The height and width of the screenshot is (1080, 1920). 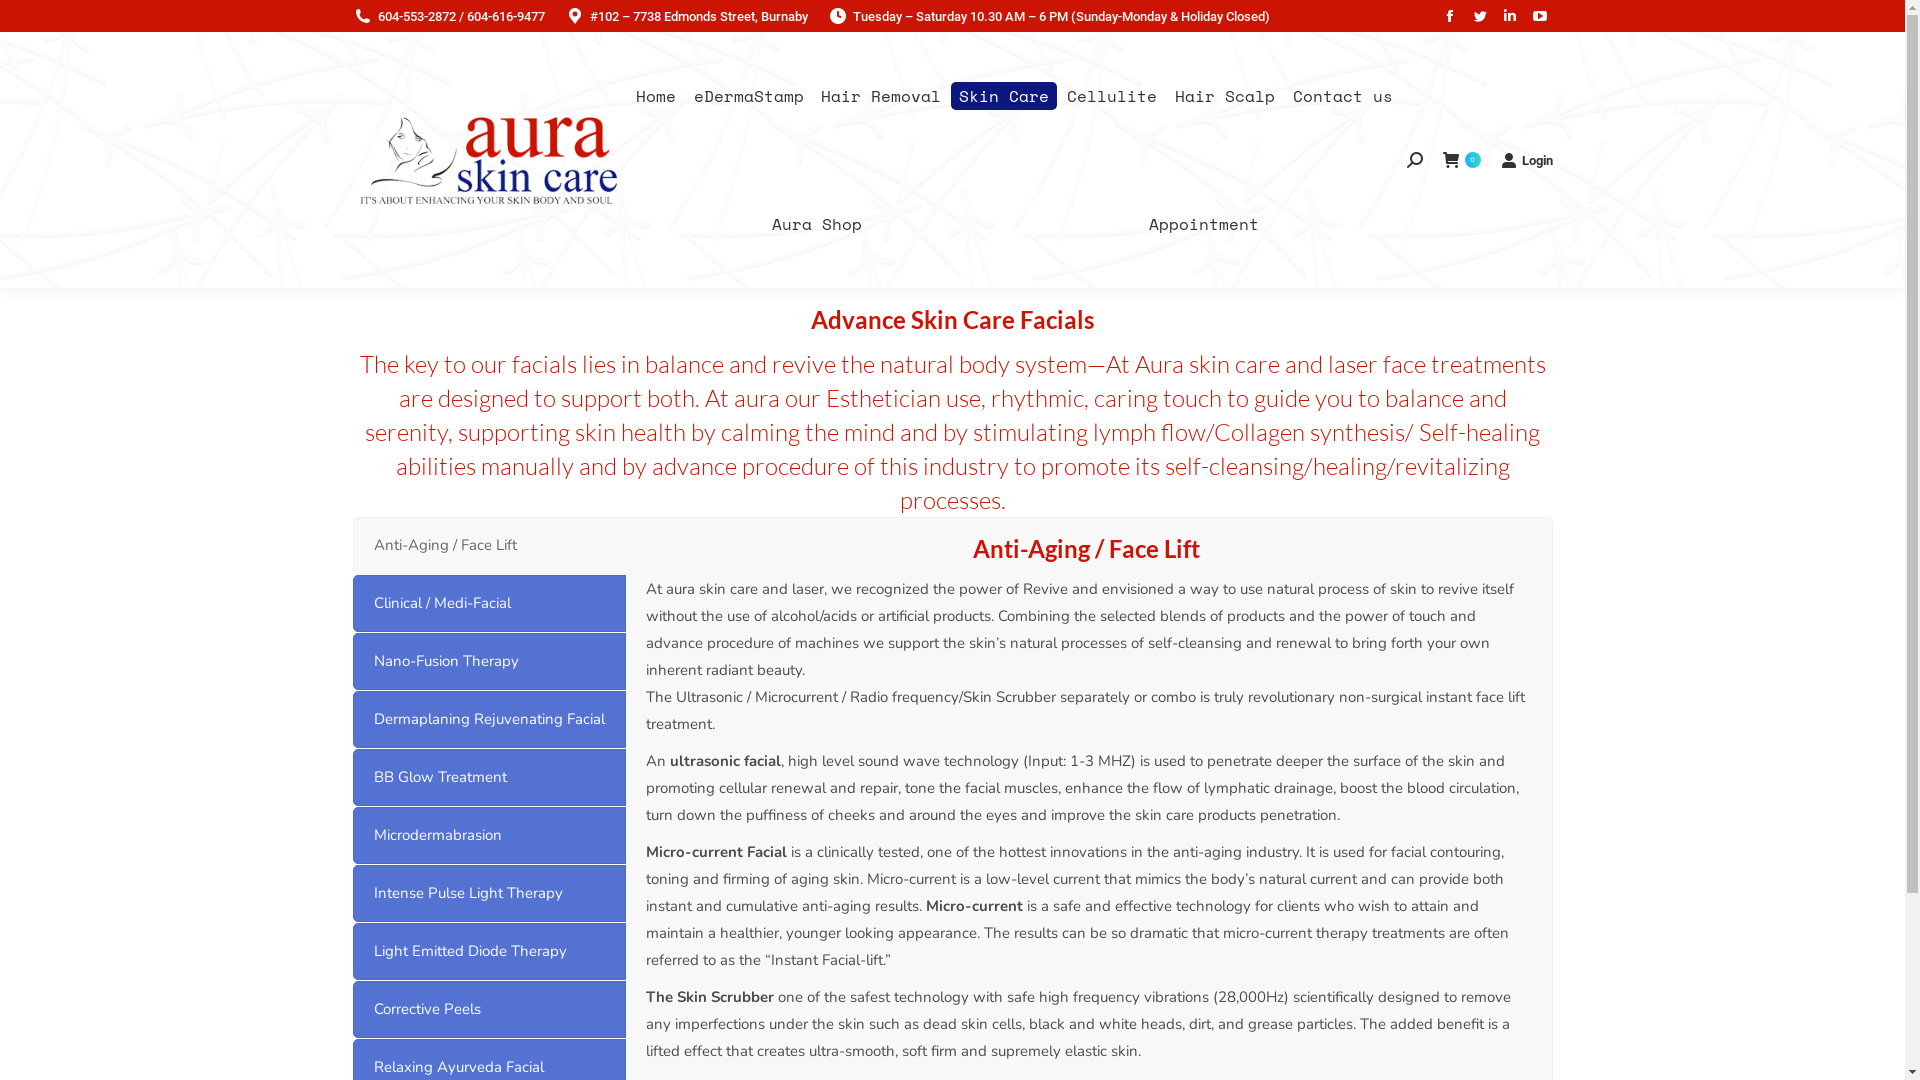 I want to click on 'YouTube page opens in new window', so click(x=1538, y=15).